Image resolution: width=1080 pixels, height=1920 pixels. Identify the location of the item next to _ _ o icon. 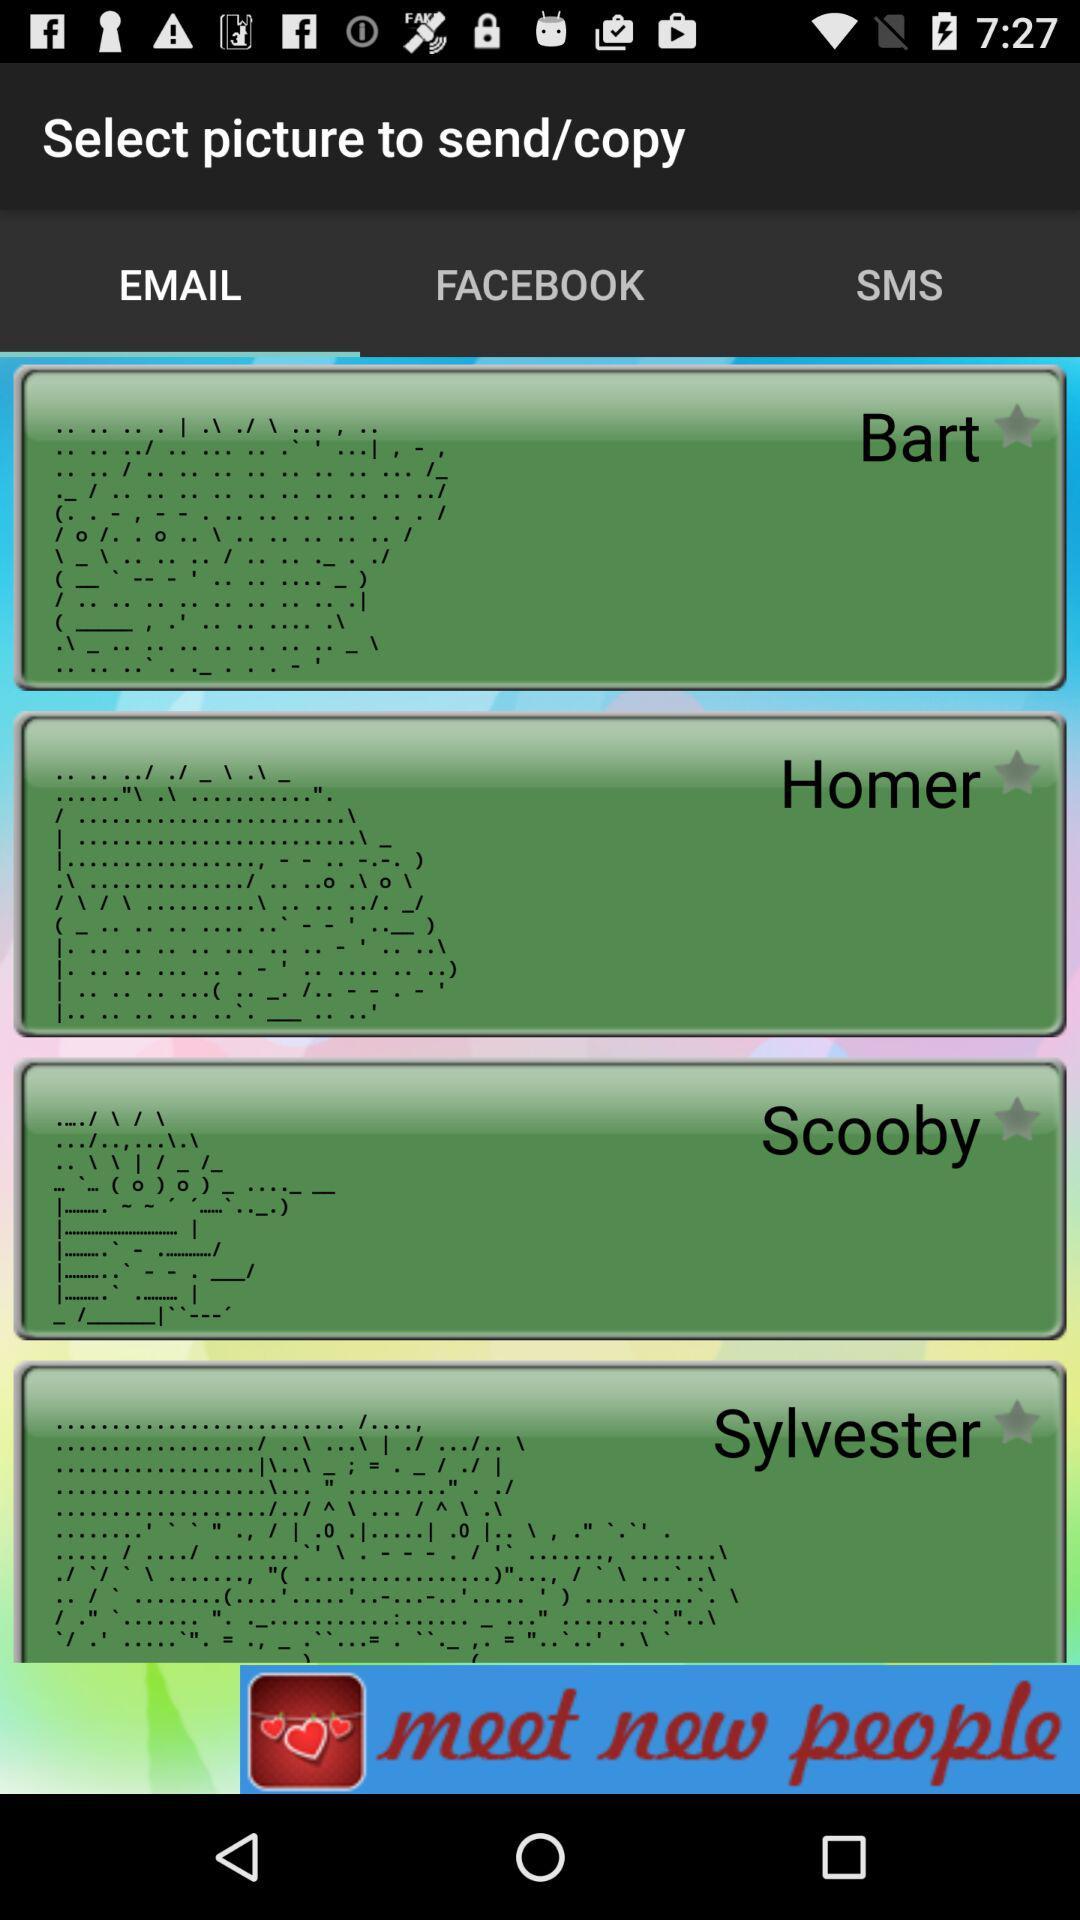
(869, 1128).